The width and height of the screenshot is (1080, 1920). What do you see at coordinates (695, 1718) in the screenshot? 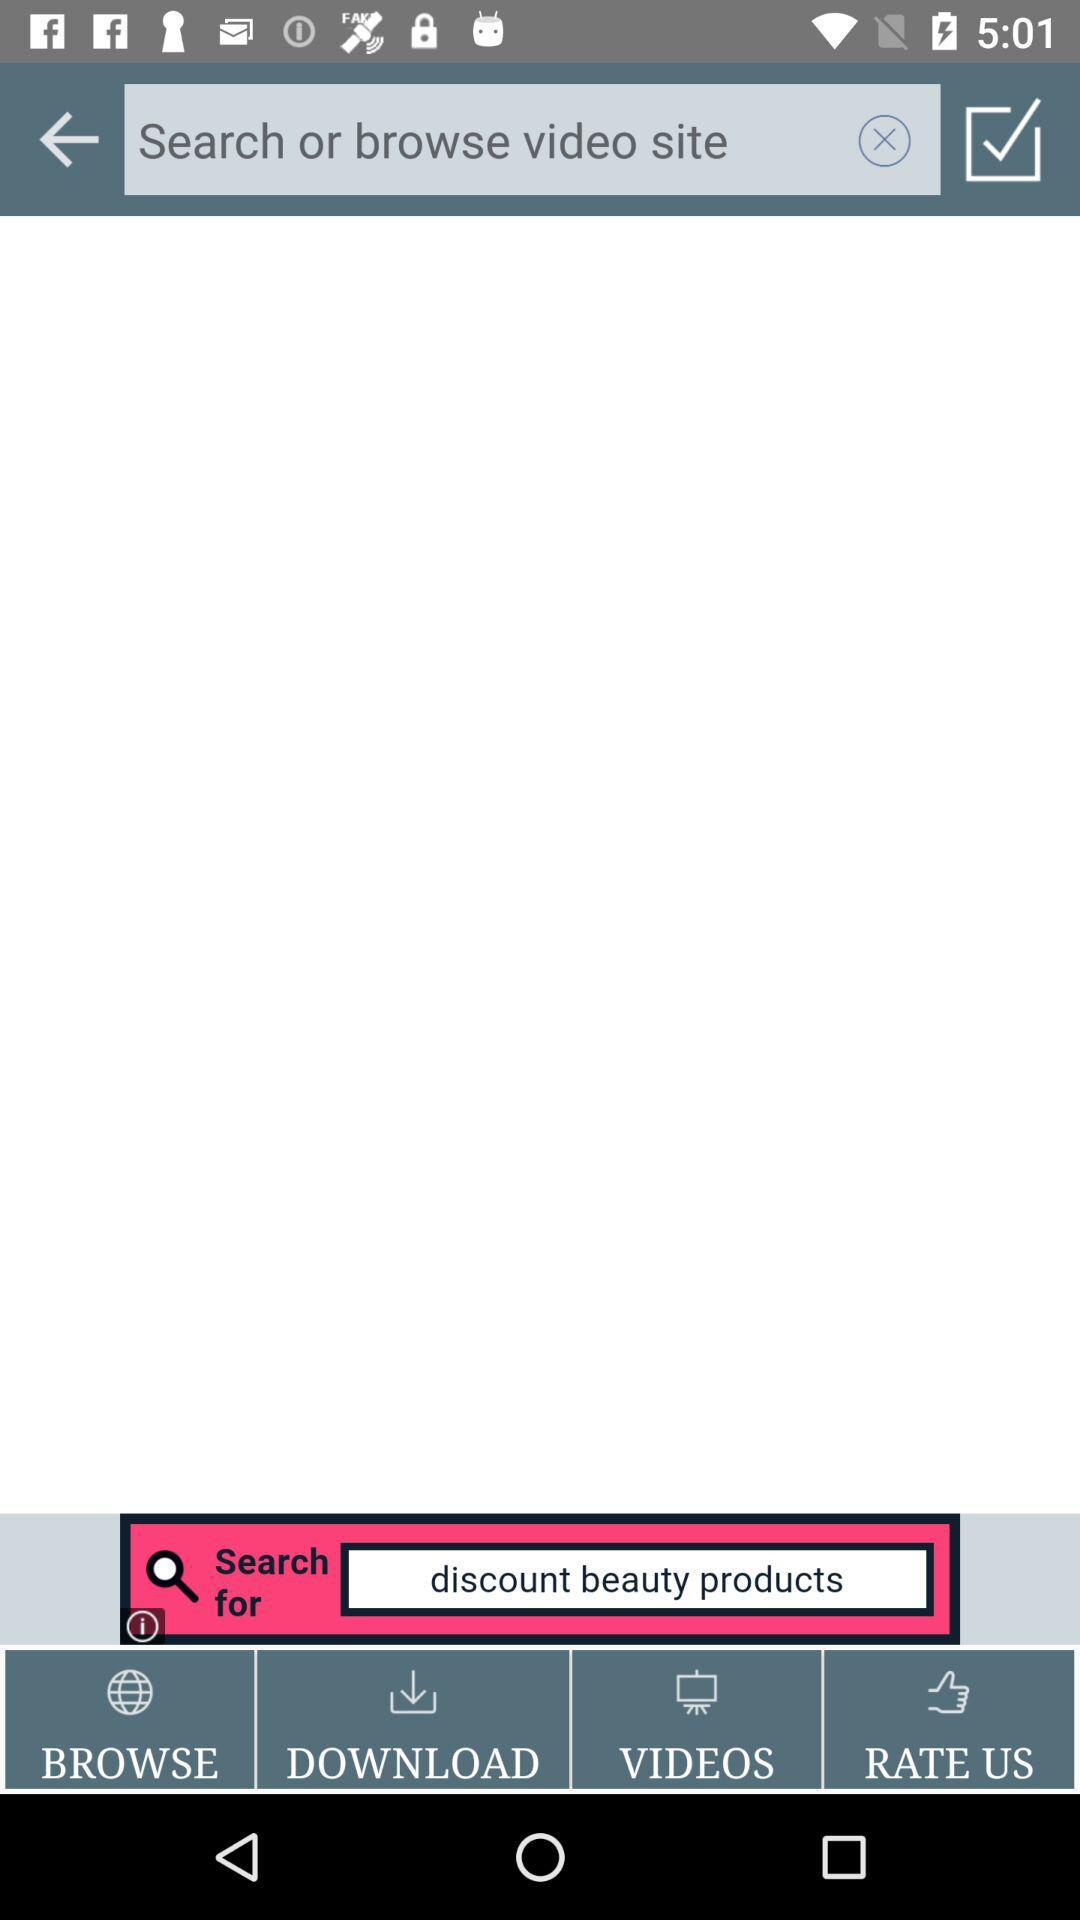
I see `the videos item` at bounding box center [695, 1718].